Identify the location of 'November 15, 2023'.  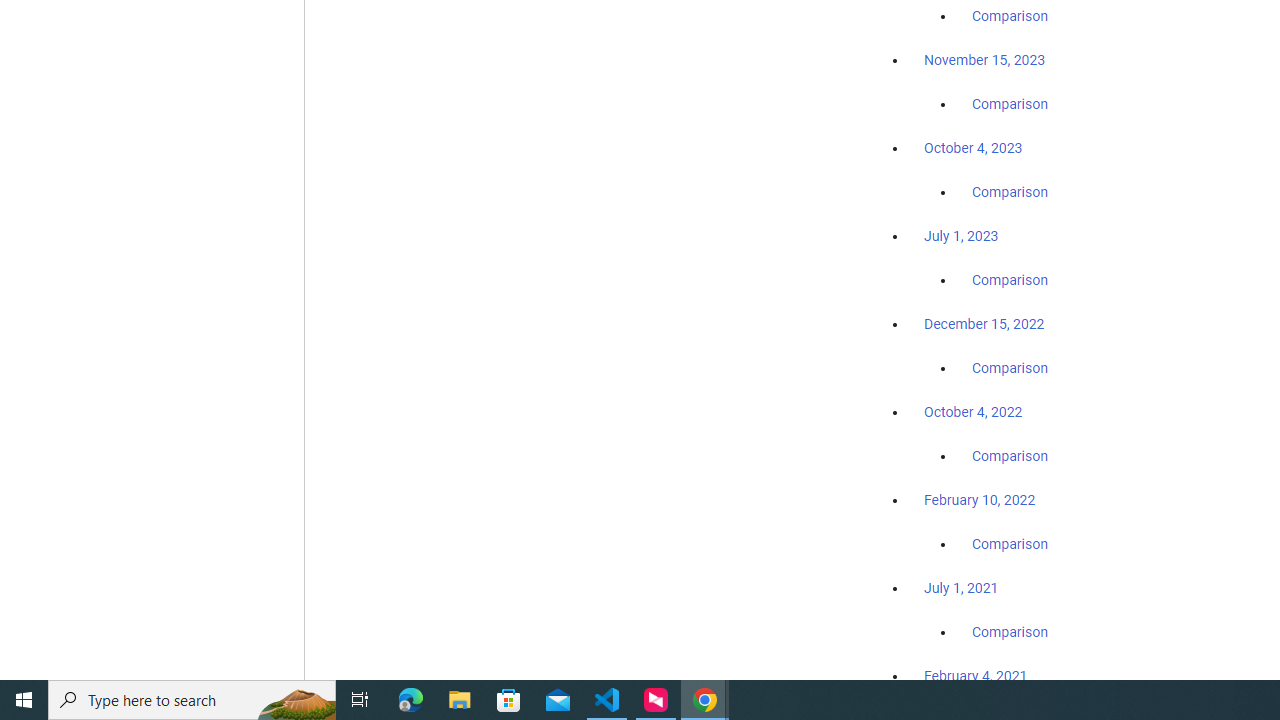
(984, 59).